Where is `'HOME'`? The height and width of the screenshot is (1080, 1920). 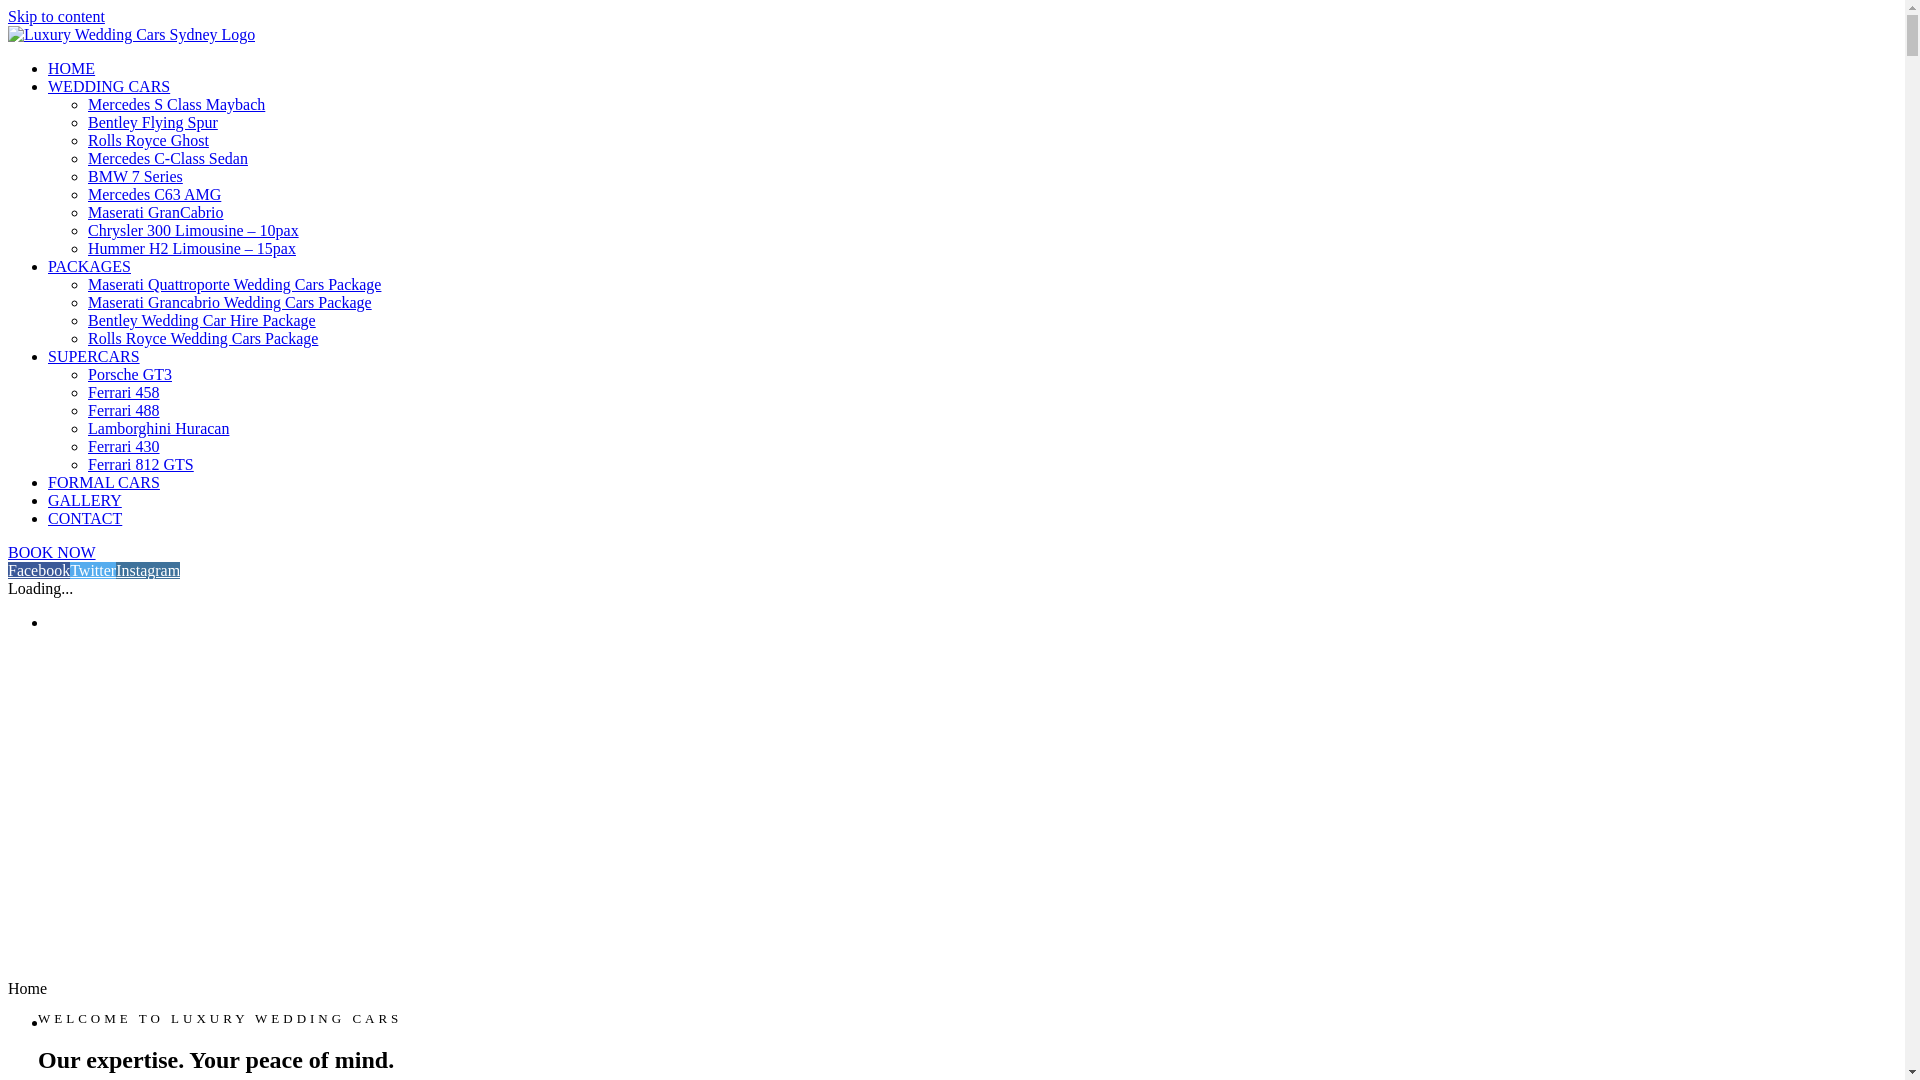
'HOME' is located at coordinates (48, 67).